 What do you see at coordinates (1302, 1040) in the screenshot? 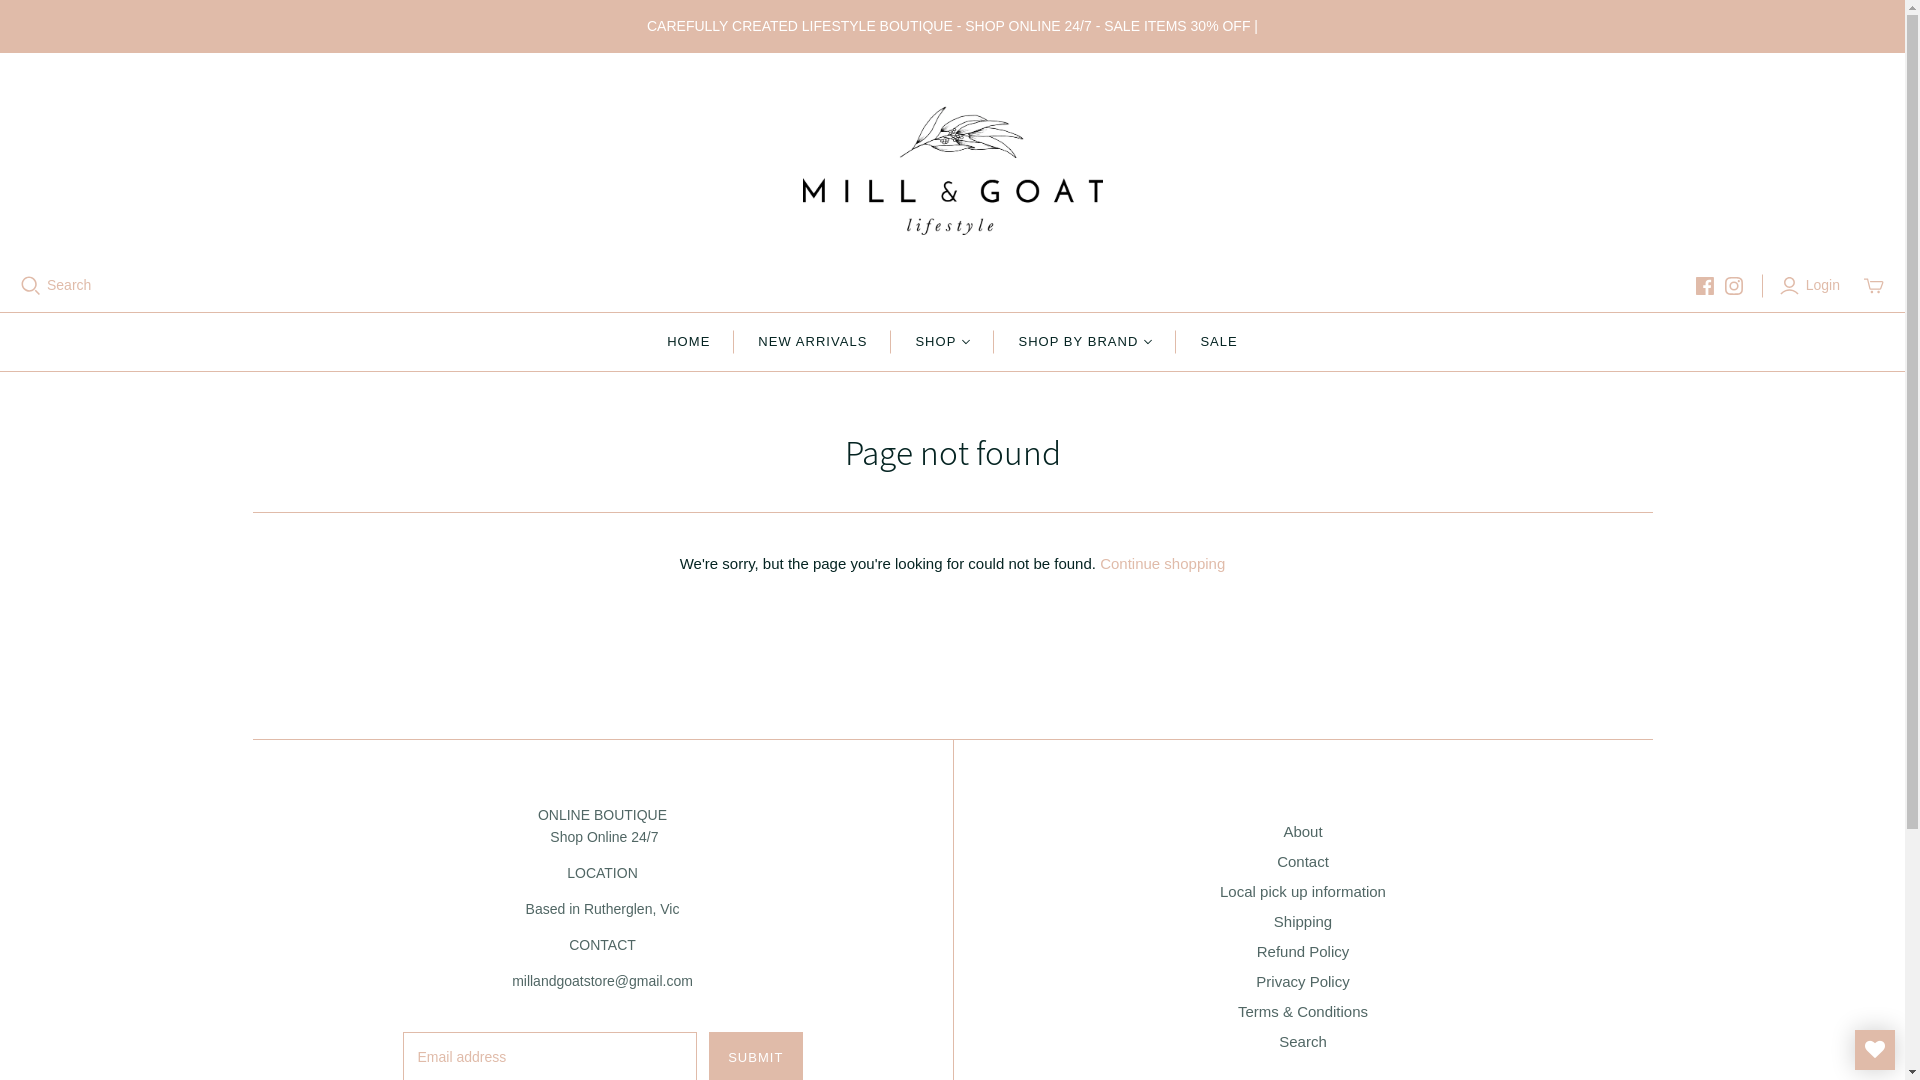
I see `'Search'` at bounding box center [1302, 1040].